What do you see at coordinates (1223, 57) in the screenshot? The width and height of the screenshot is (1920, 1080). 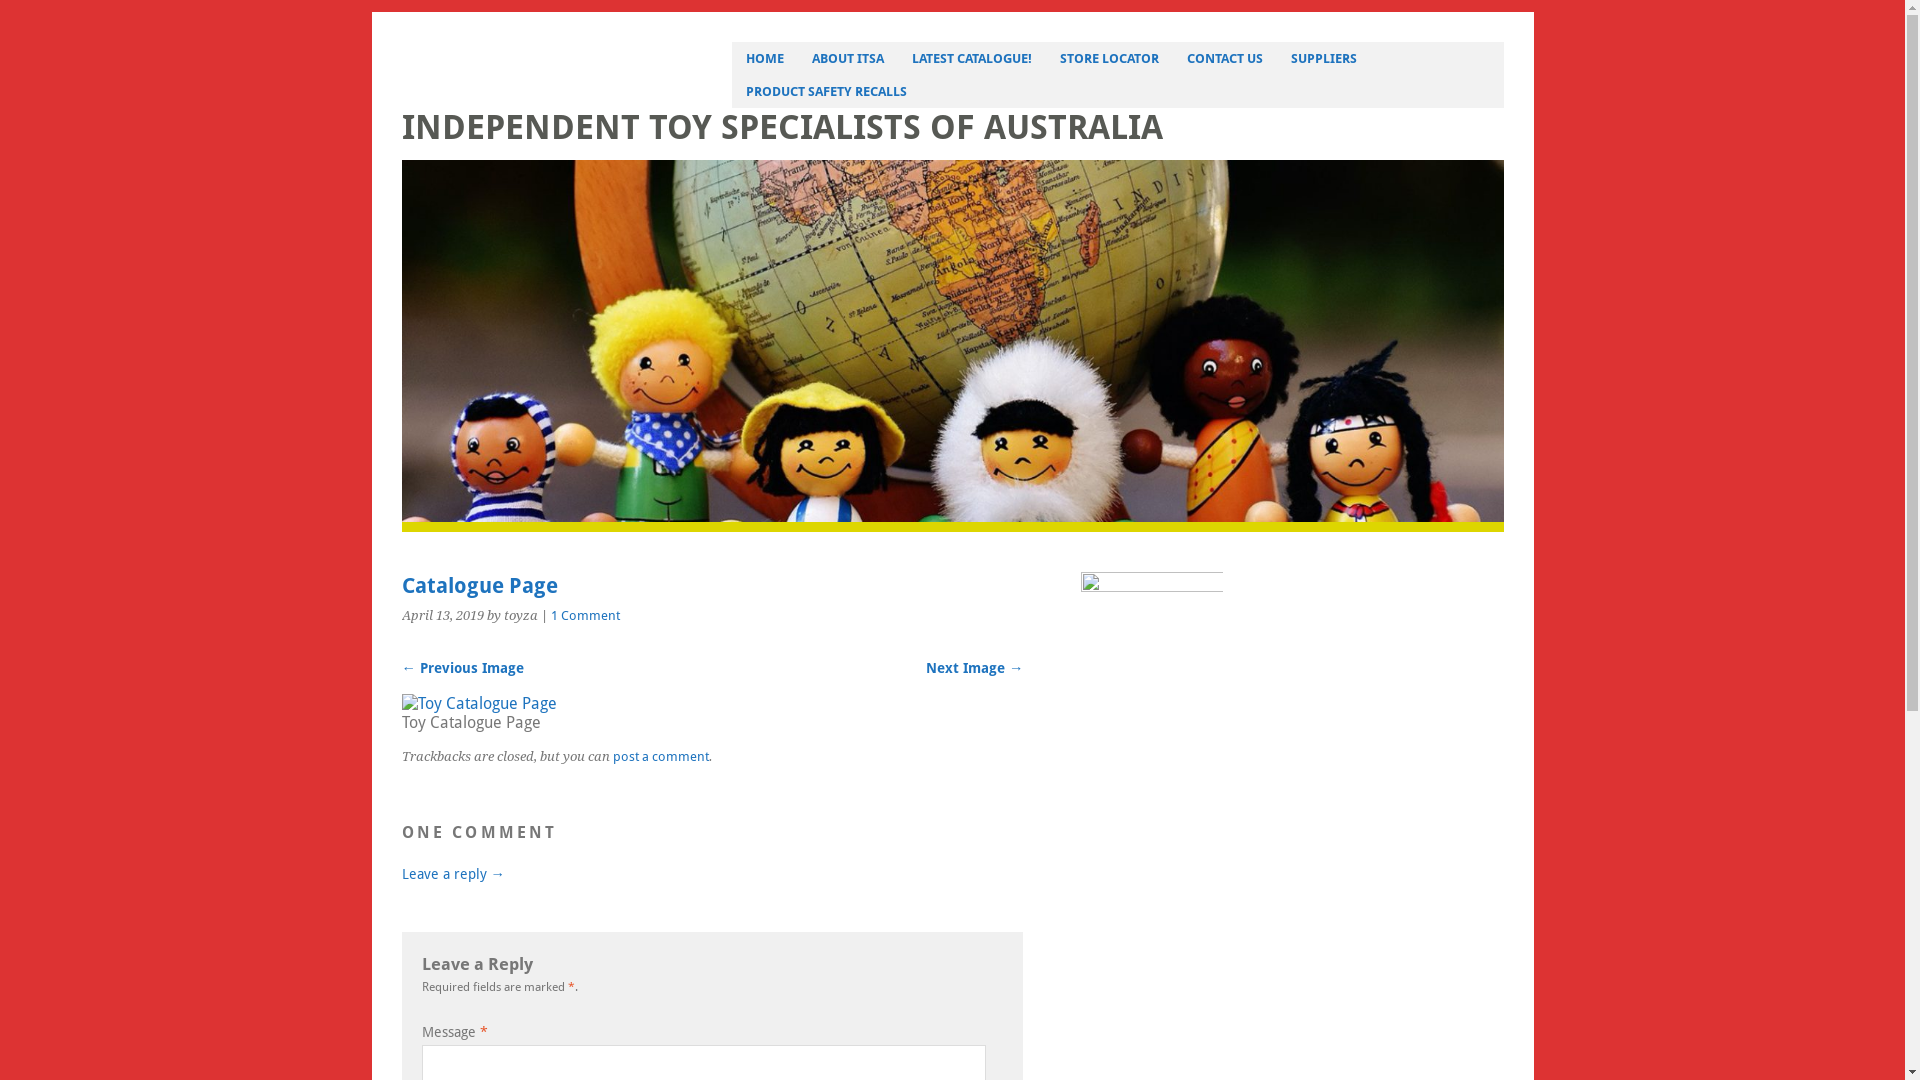 I see `'CONTACT US'` at bounding box center [1223, 57].